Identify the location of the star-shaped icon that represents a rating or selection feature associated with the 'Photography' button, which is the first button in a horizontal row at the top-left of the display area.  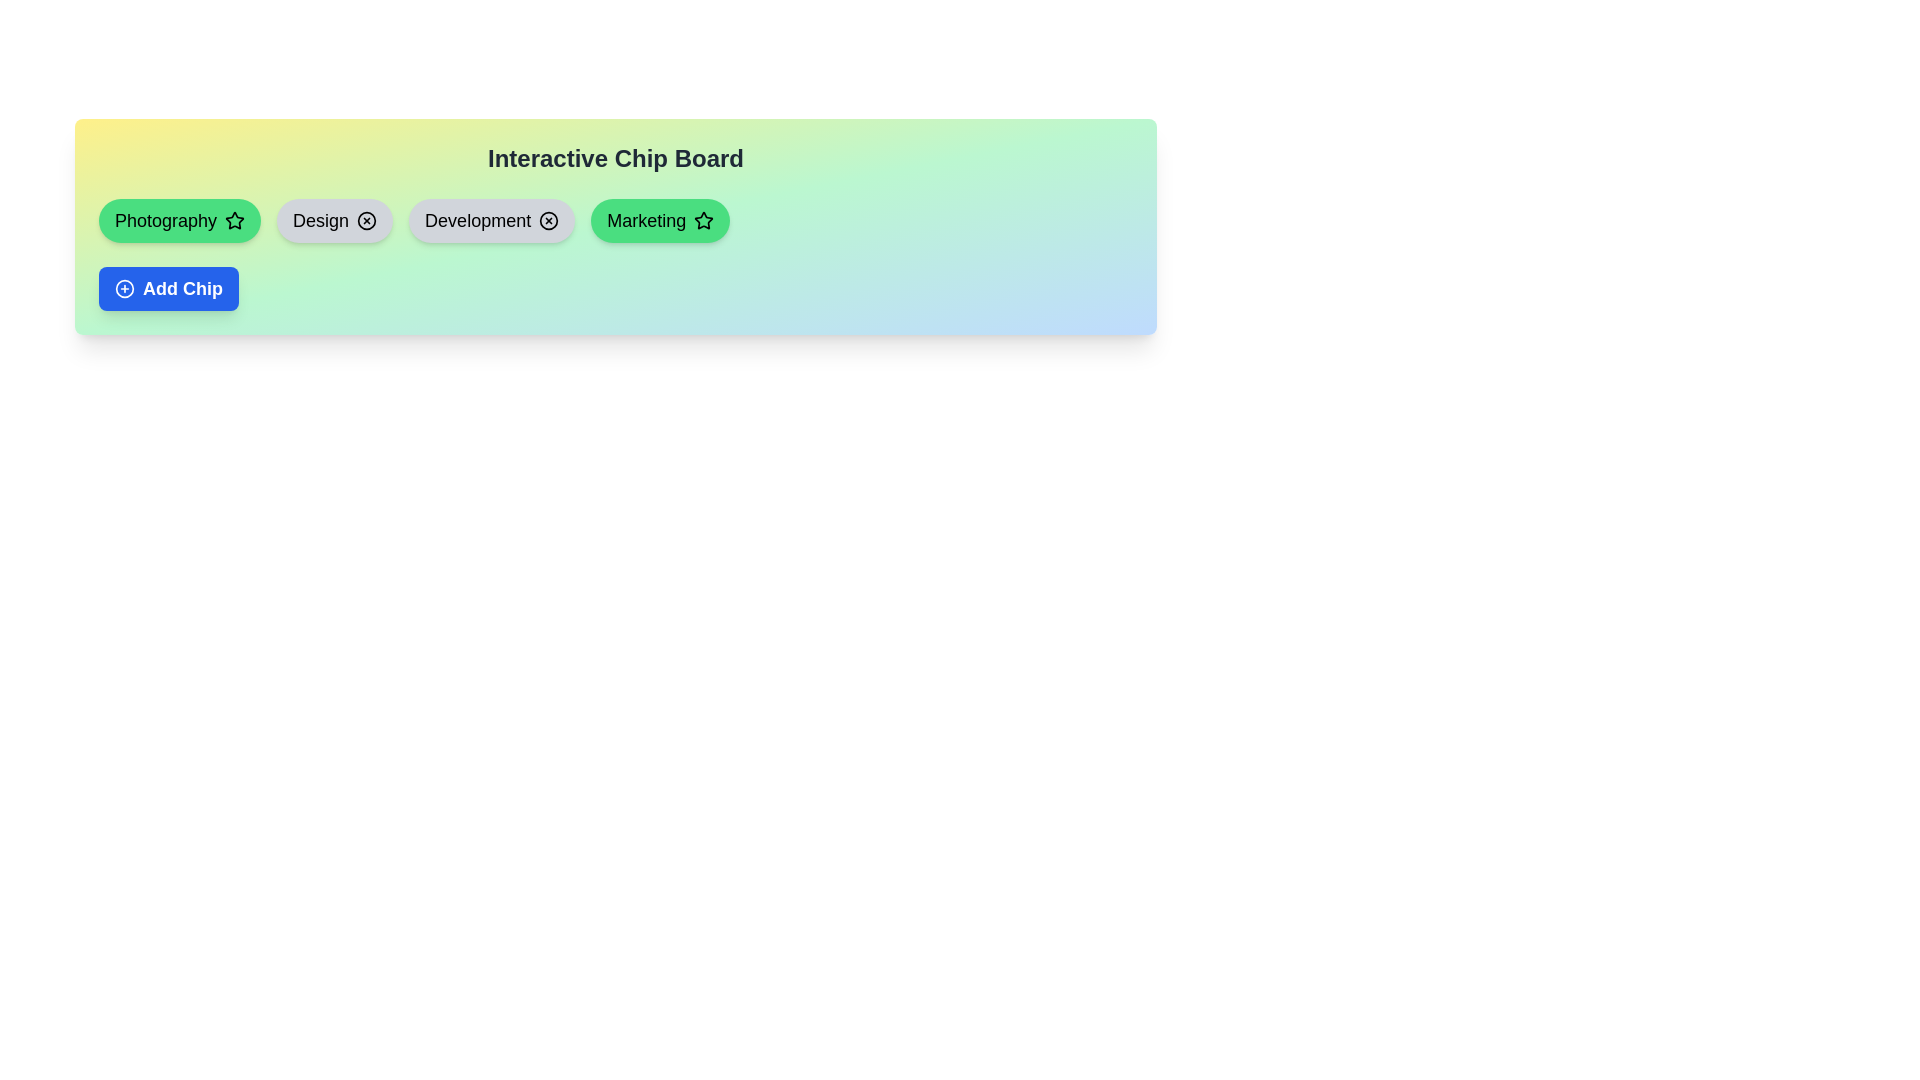
(235, 220).